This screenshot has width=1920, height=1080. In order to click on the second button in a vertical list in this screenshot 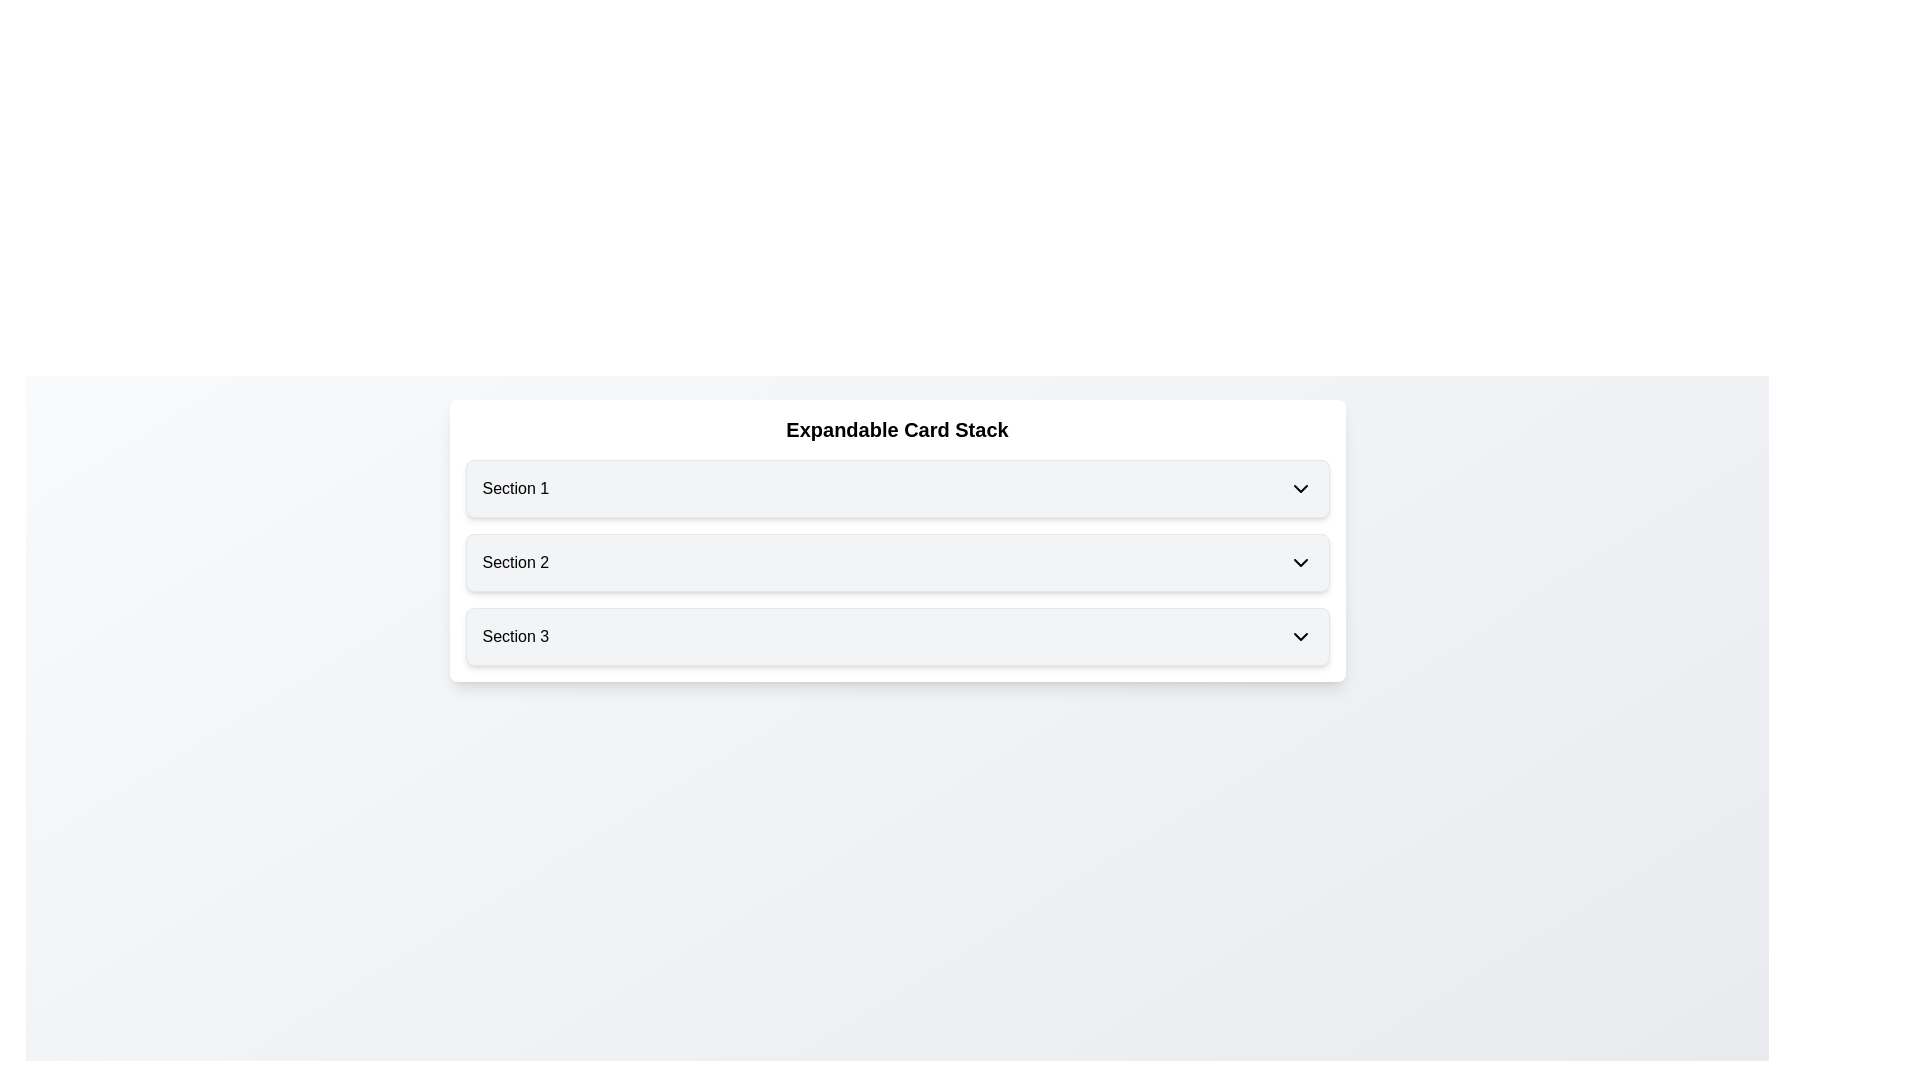, I will do `click(896, 563)`.